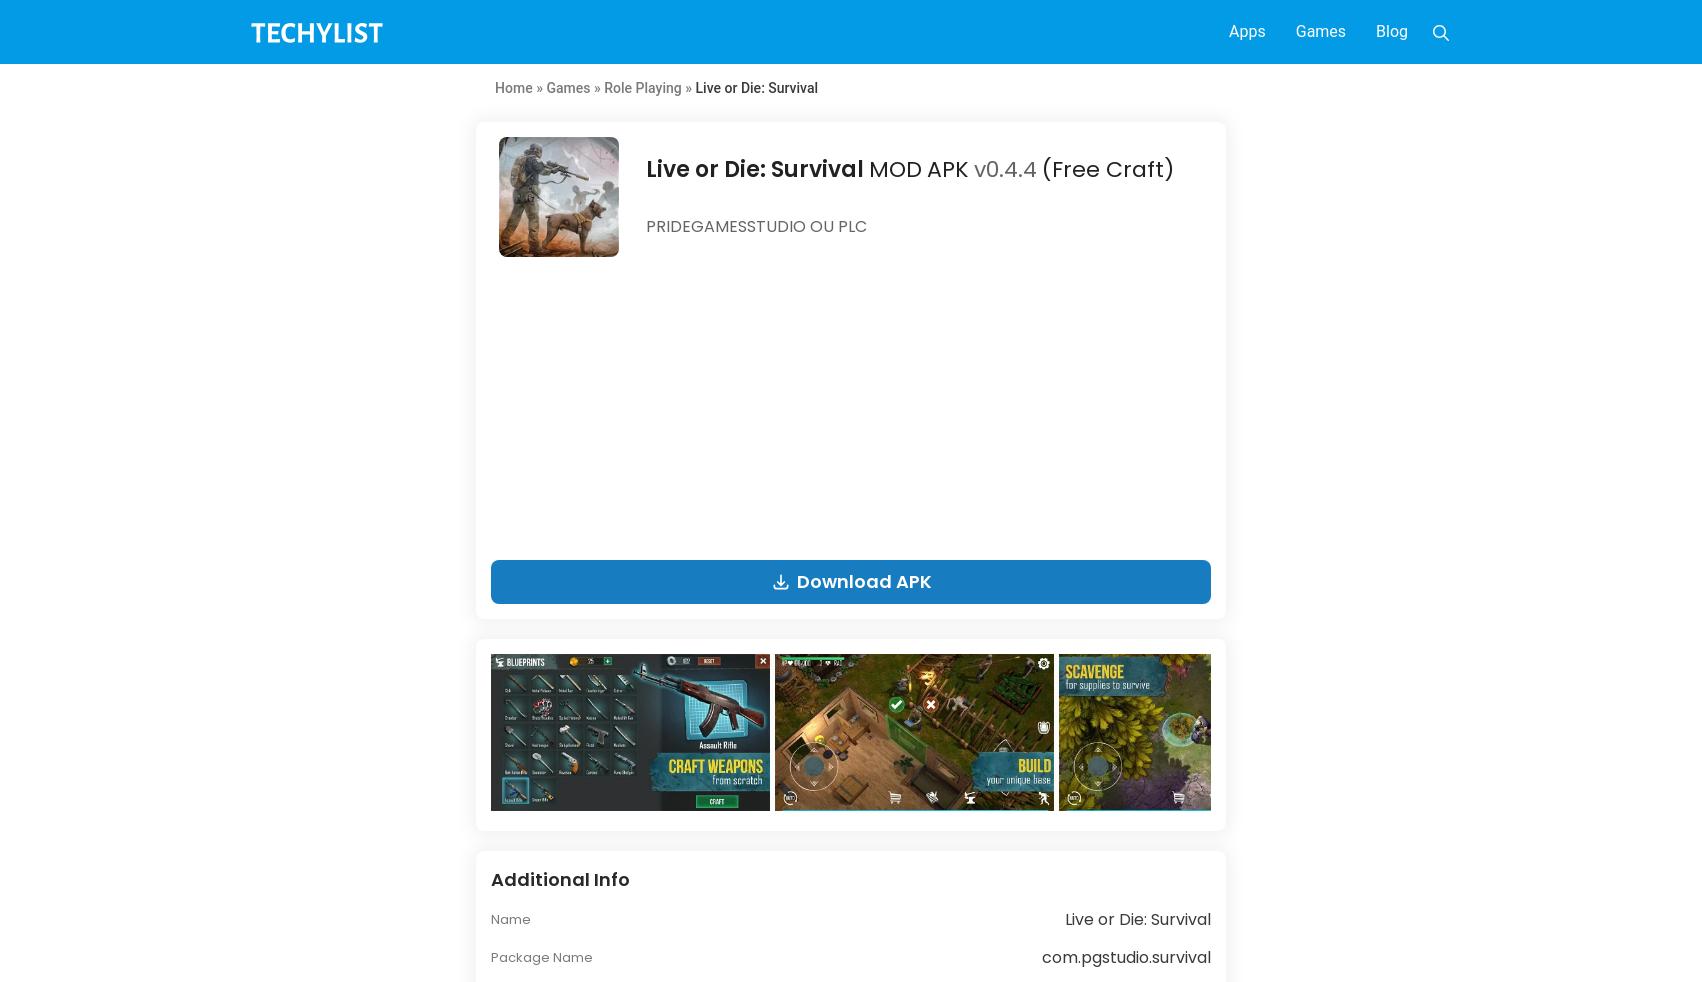 Image resolution: width=1702 pixels, height=982 pixels. Describe the element at coordinates (1391, 30) in the screenshot. I see `'Blog'` at that location.